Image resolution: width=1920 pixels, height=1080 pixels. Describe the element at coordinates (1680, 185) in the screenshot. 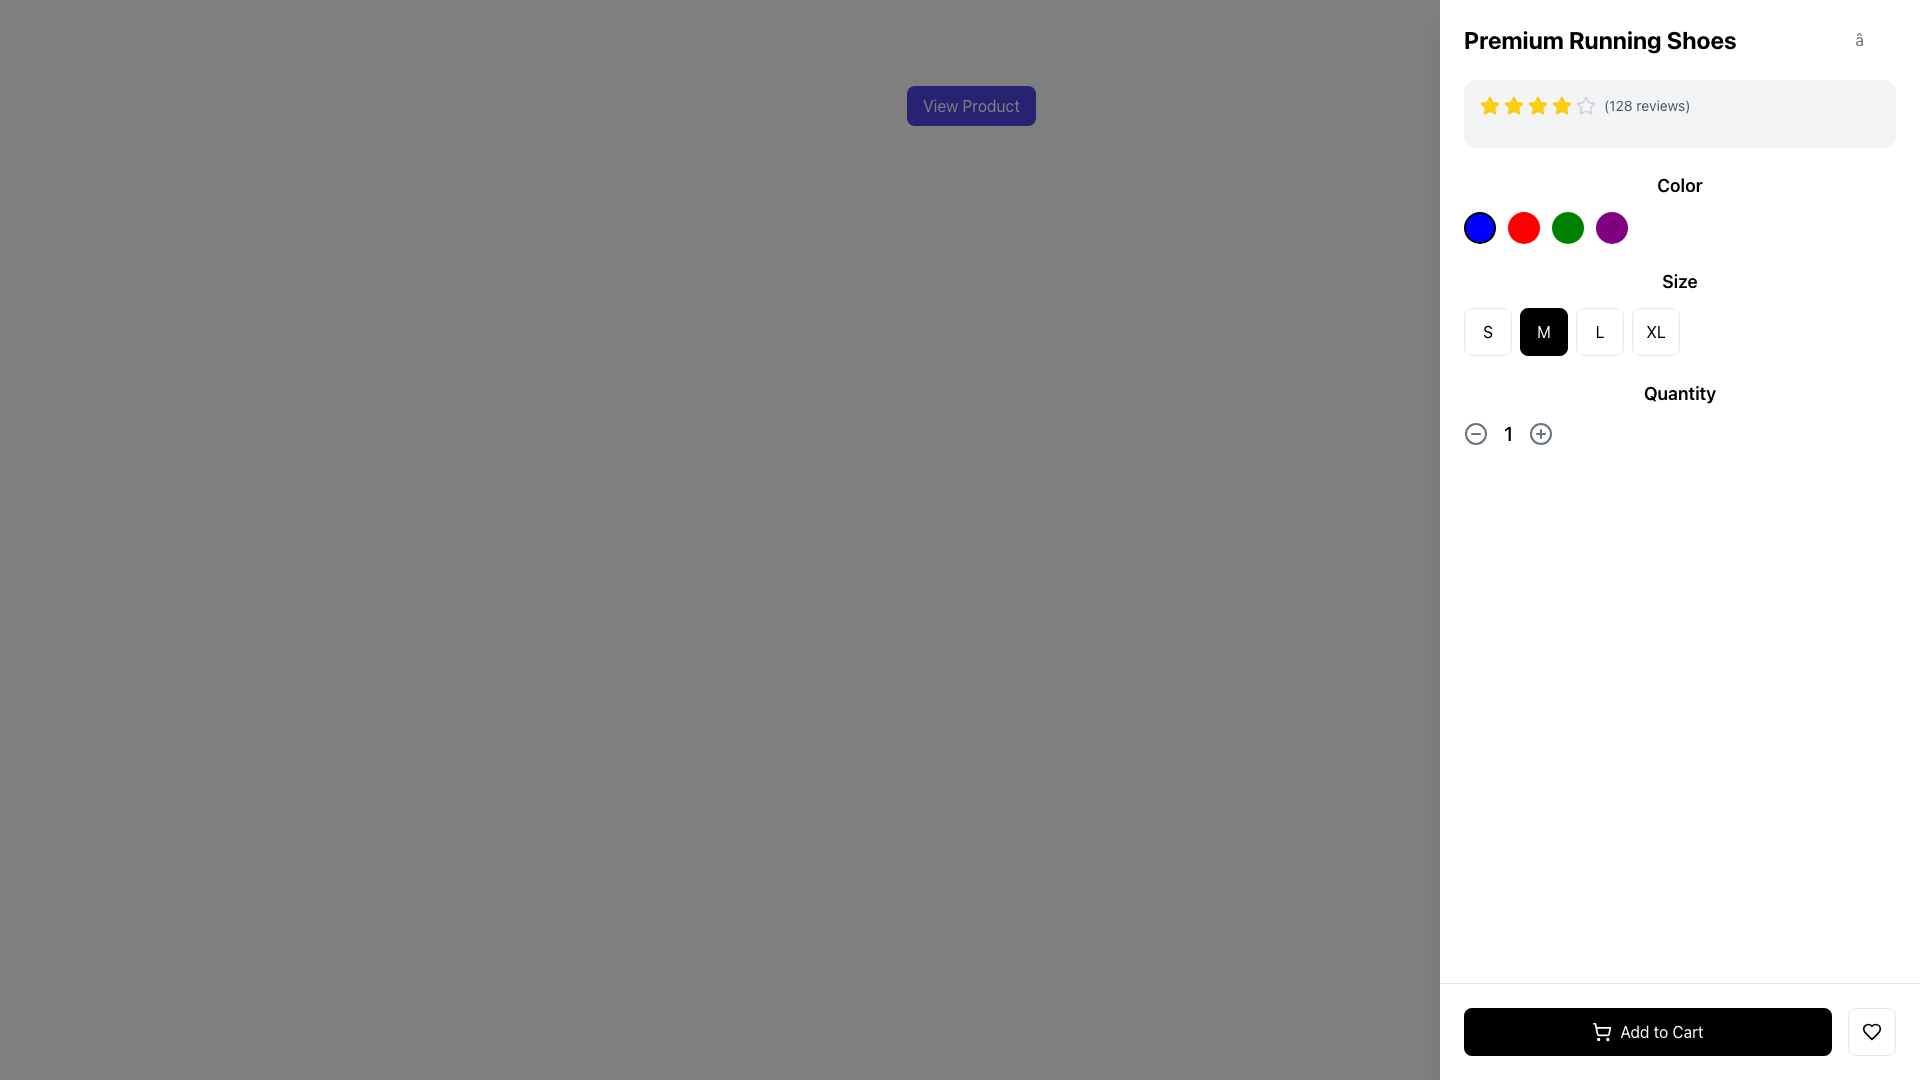

I see `the static text label that indicates the purpose of the section for choosing a color for the product, positioned centrally aligned on the right side of the interface above the color selection options` at that location.